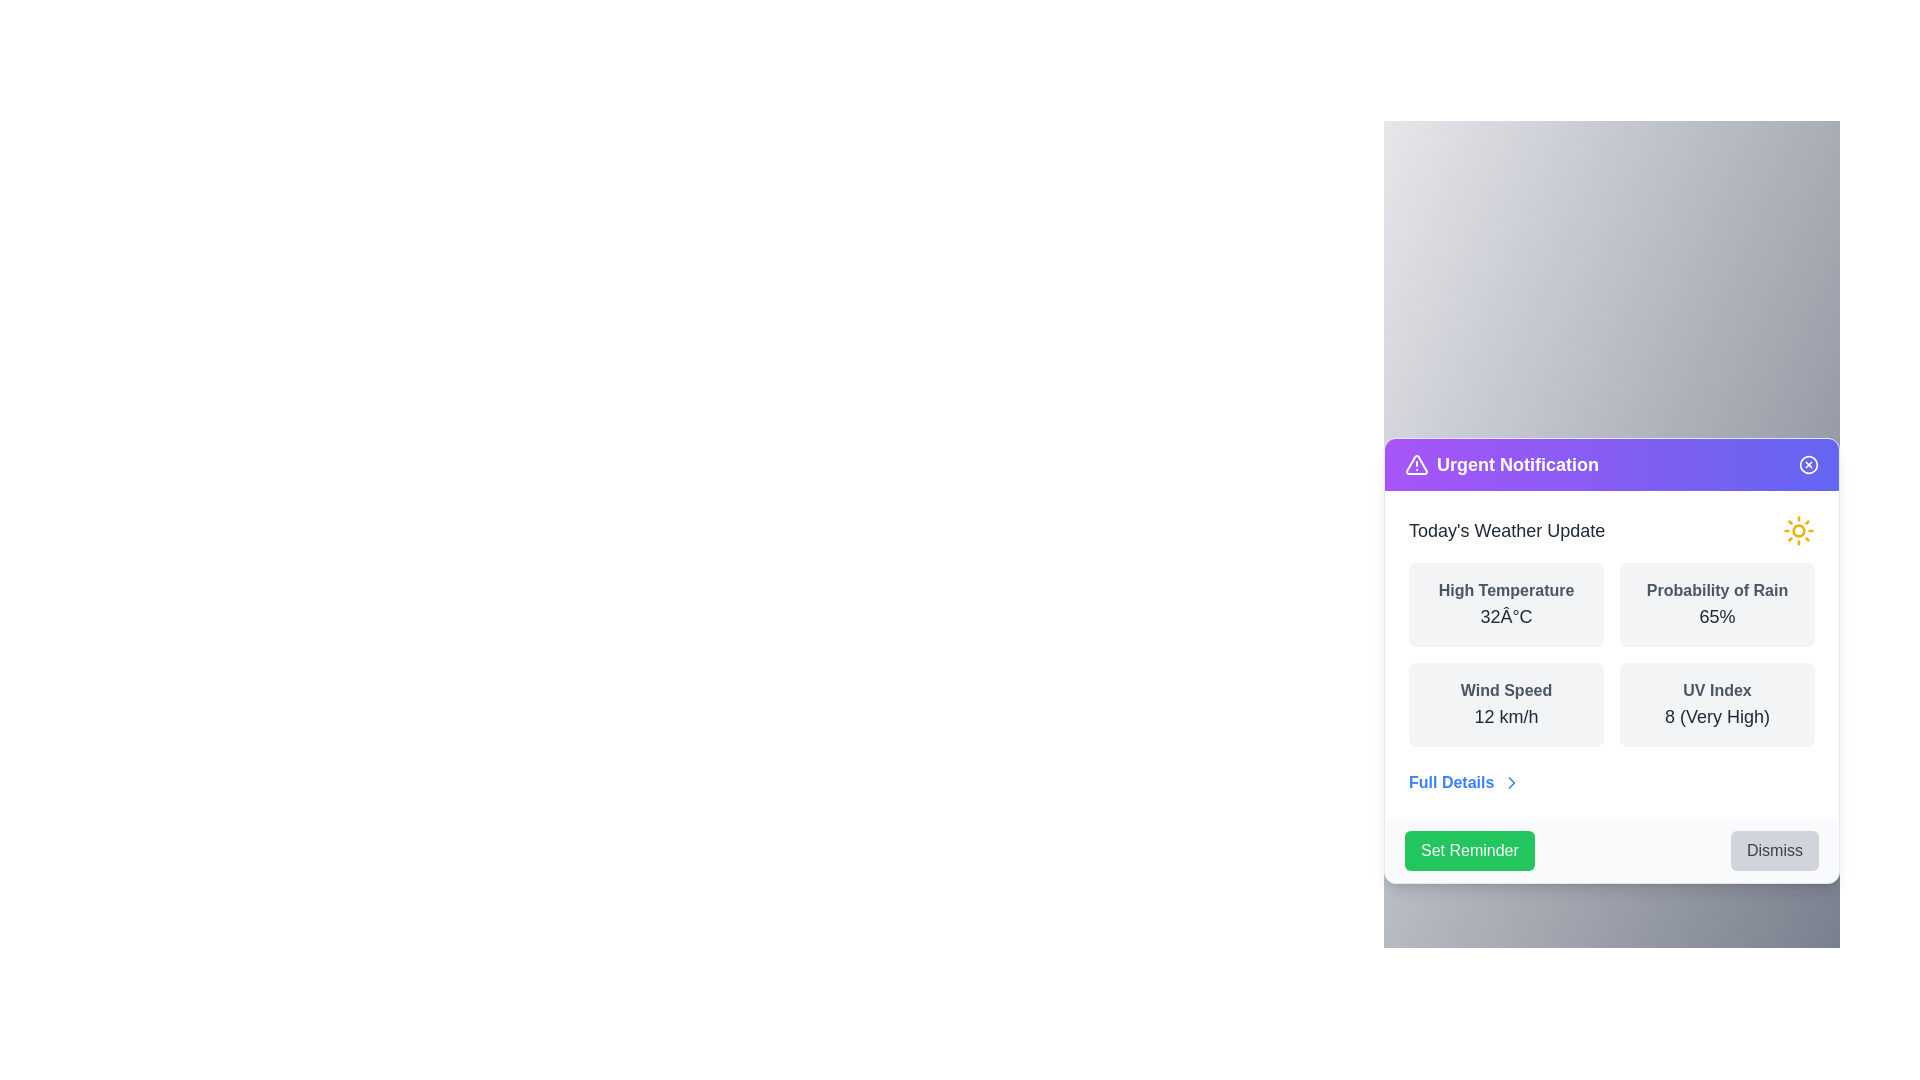  I want to click on bold, gray text label displaying 'High Temperature' located in the upper-left corner of the weather update panel, so click(1506, 589).